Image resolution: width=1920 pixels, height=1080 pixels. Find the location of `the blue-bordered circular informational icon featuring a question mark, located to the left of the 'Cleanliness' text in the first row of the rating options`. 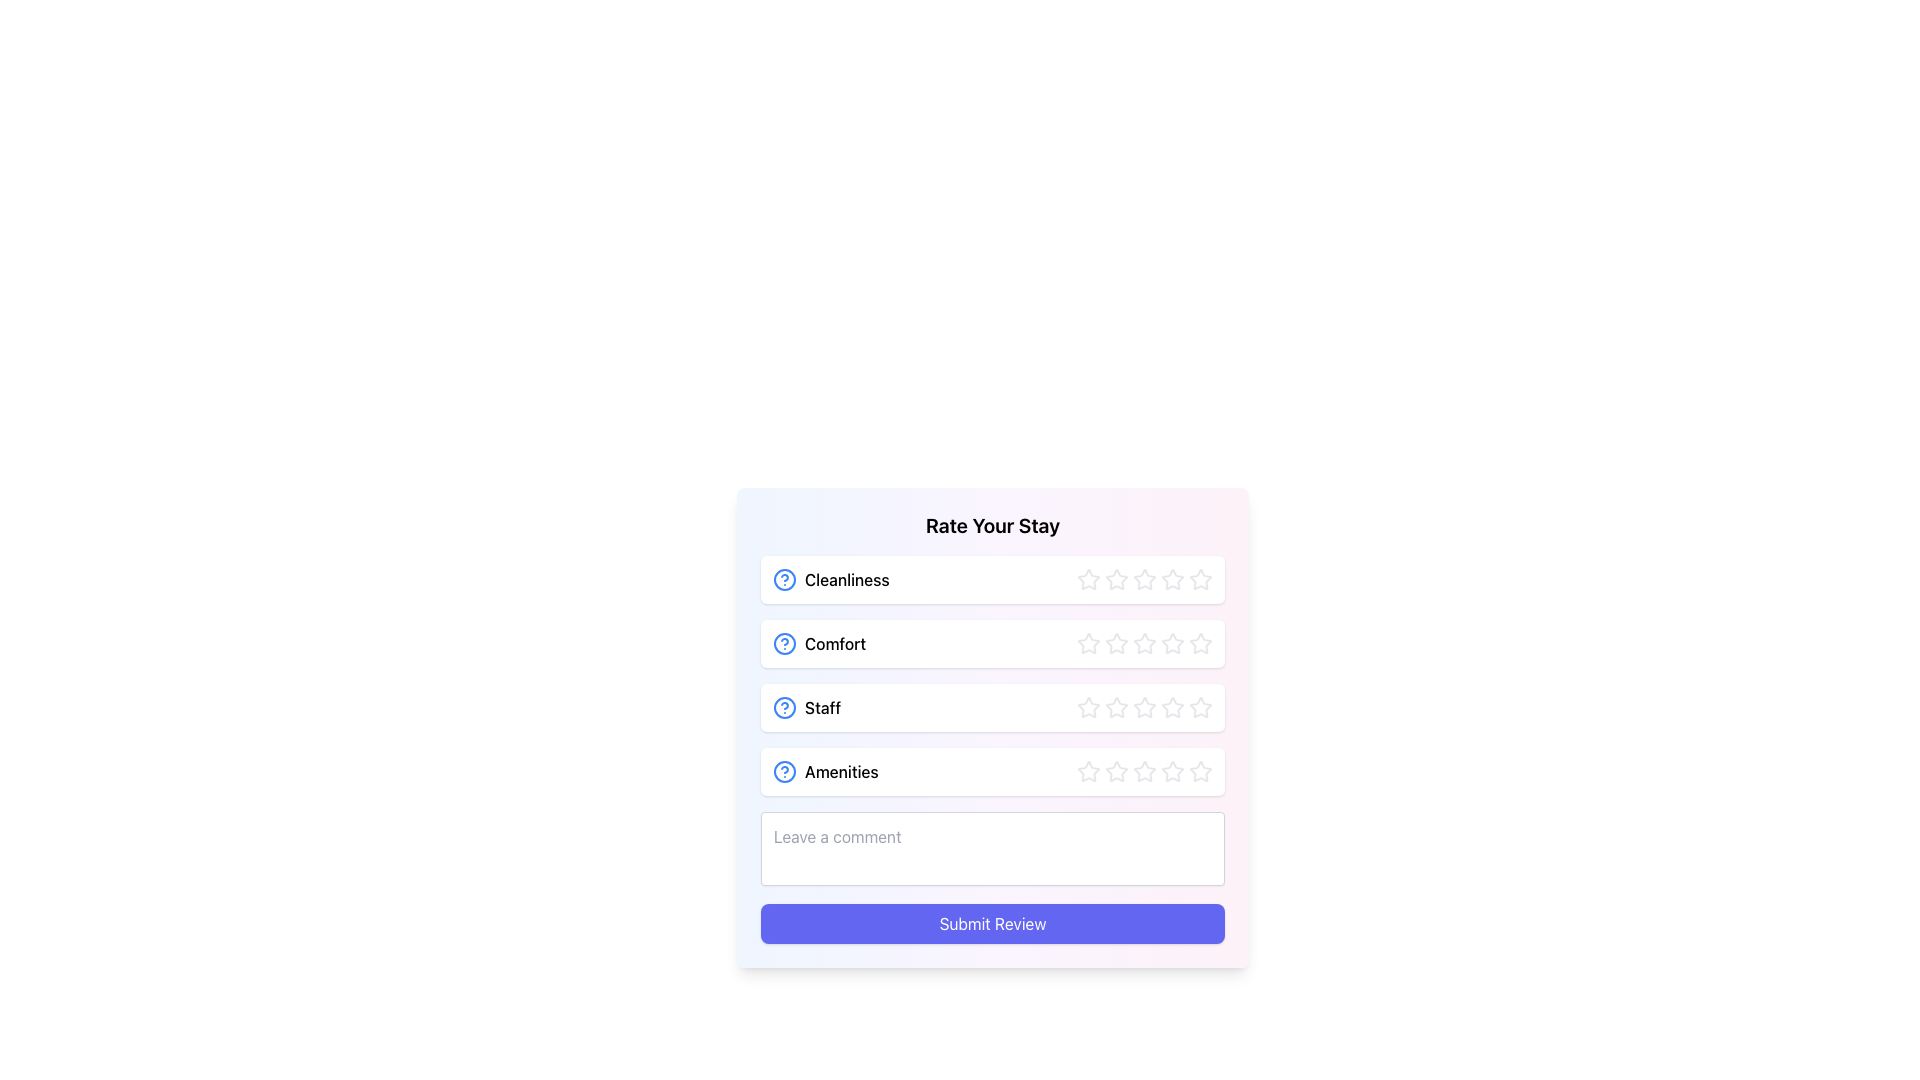

the blue-bordered circular informational icon featuring a question mark, located to the left of the 'Cleanliness' text in the first row of the rating options is located at coordinates (784, 579).